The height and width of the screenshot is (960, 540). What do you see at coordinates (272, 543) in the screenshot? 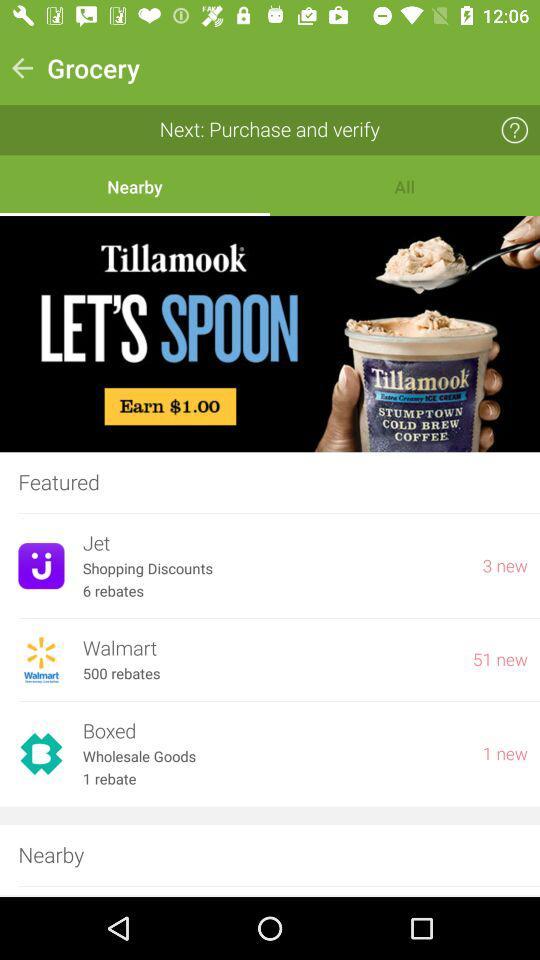
I see `the jet item` at bounding box center [272, 543].